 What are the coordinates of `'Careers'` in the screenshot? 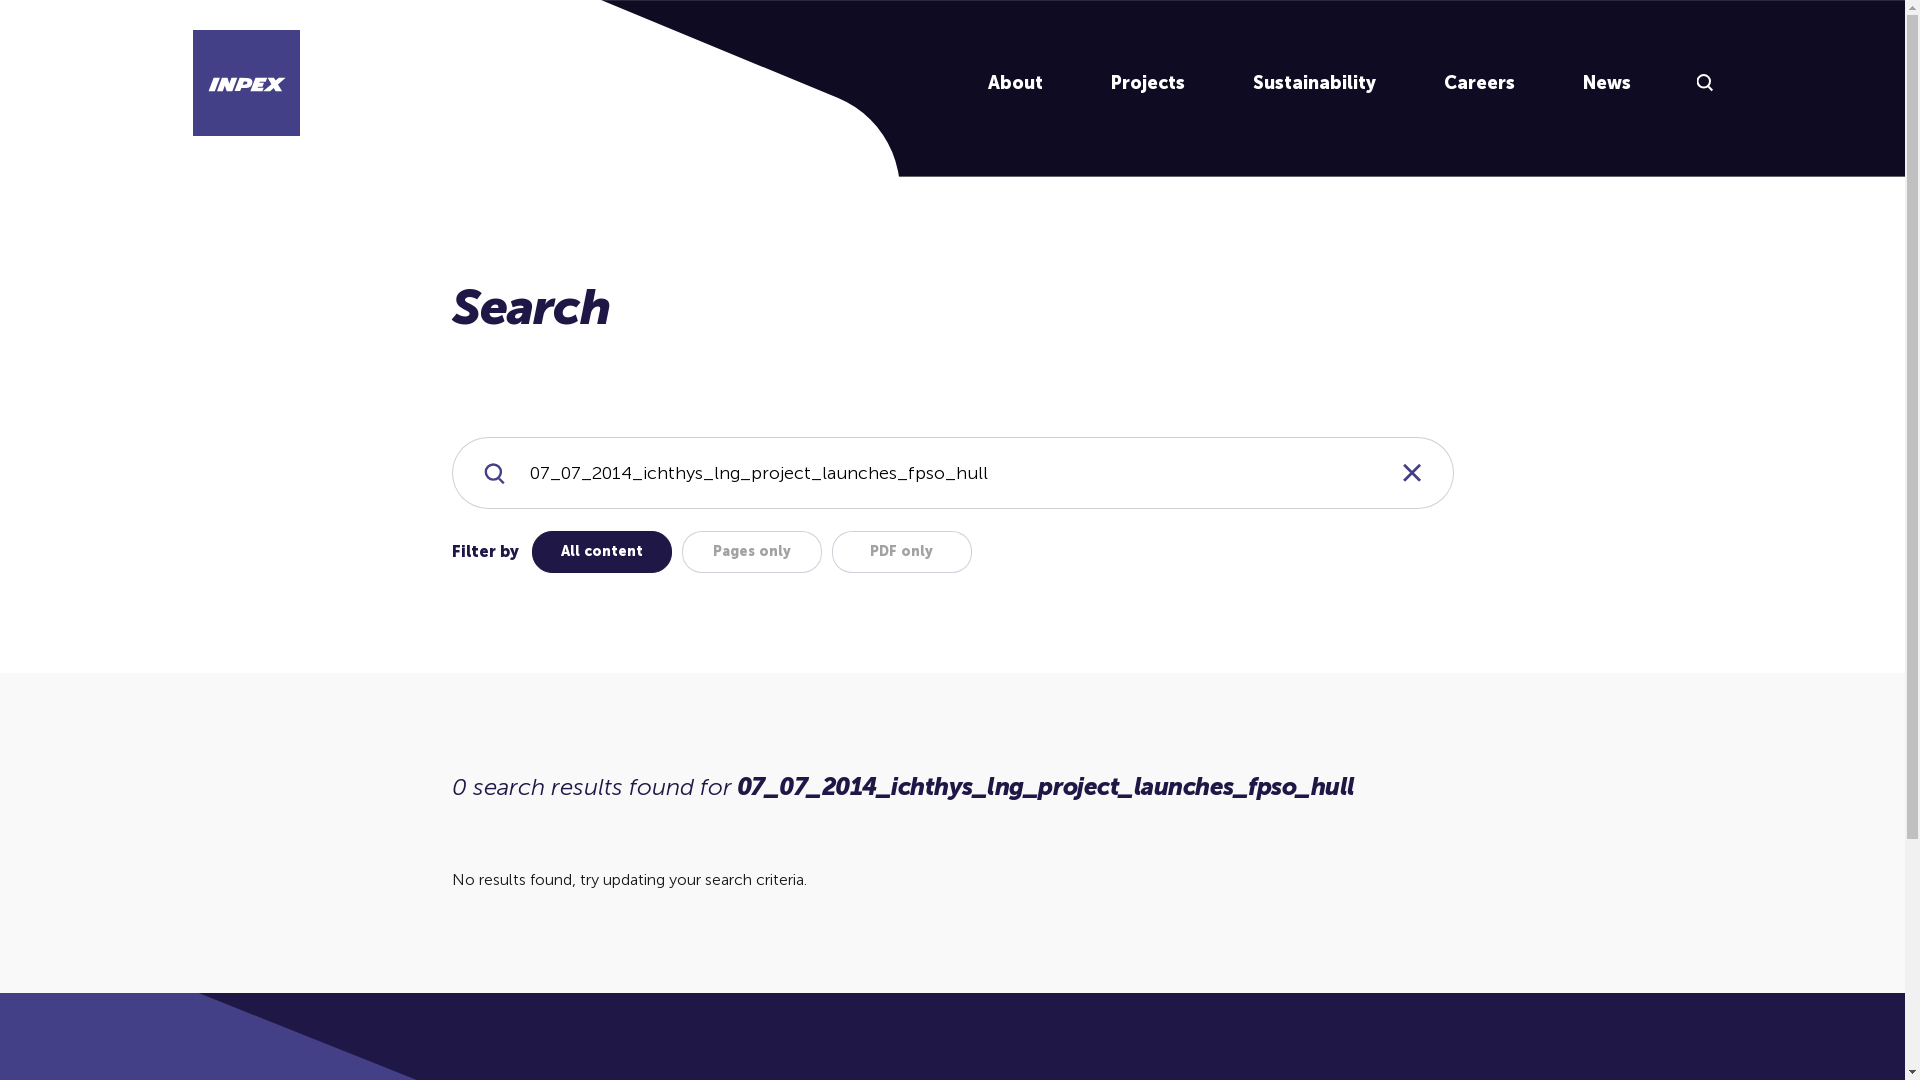 It's located at (1479, 82).